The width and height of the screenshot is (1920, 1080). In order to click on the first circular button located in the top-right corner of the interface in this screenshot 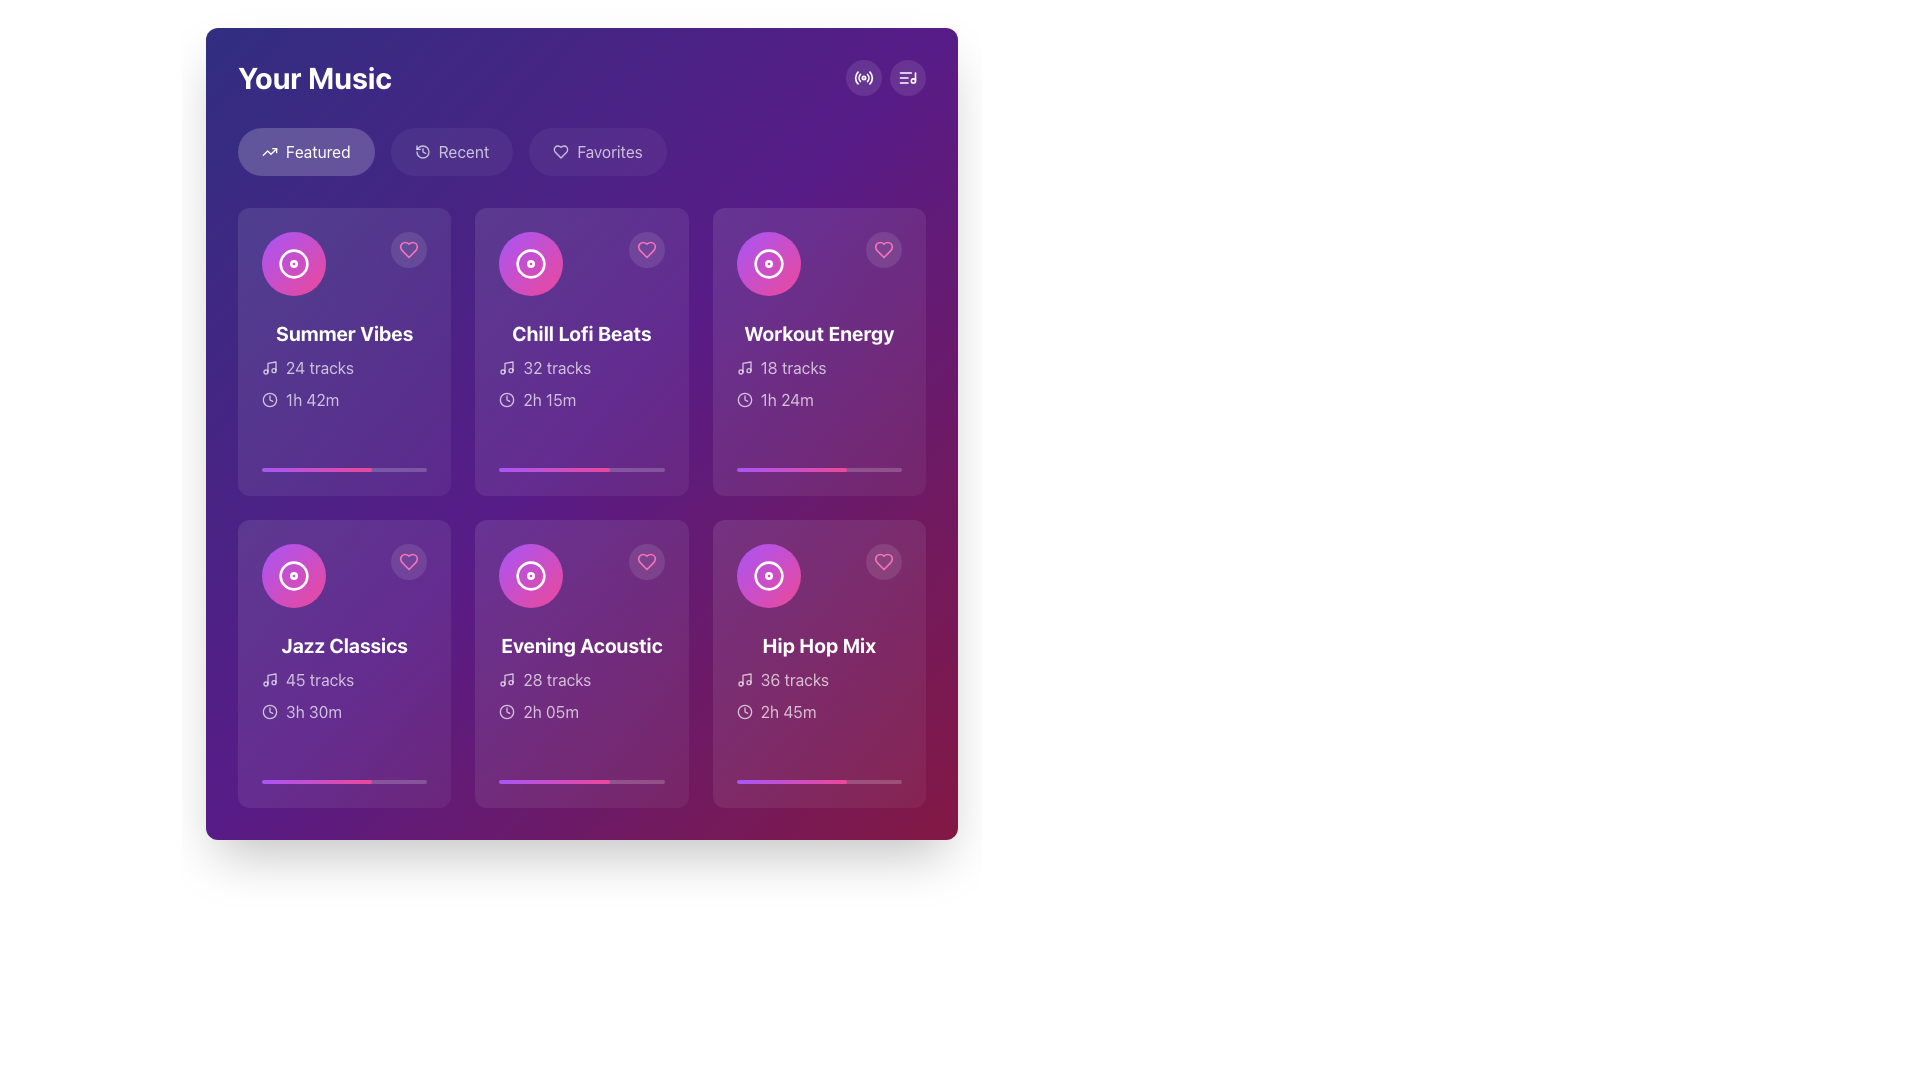, I will do `click(864, 76)`.